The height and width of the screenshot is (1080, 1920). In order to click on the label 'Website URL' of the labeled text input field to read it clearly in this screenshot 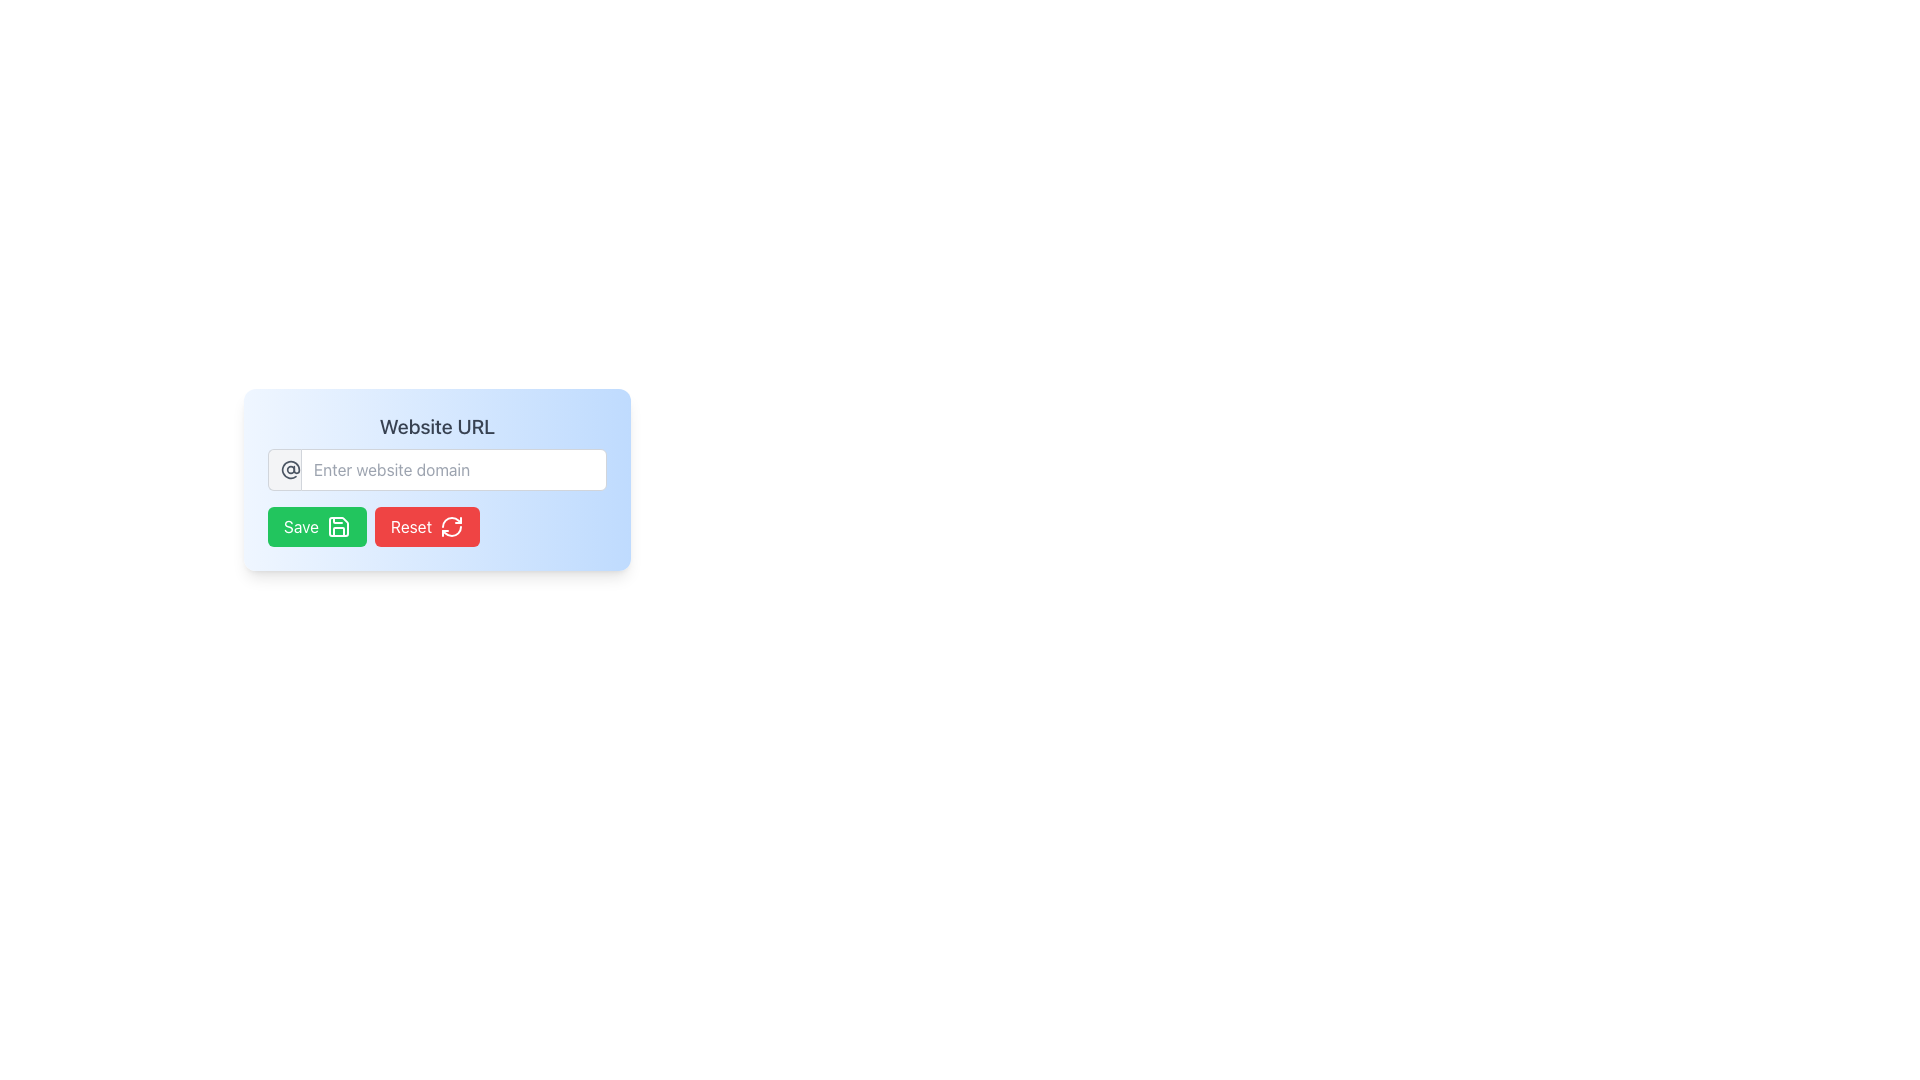, I will do `click(436, 451)`.